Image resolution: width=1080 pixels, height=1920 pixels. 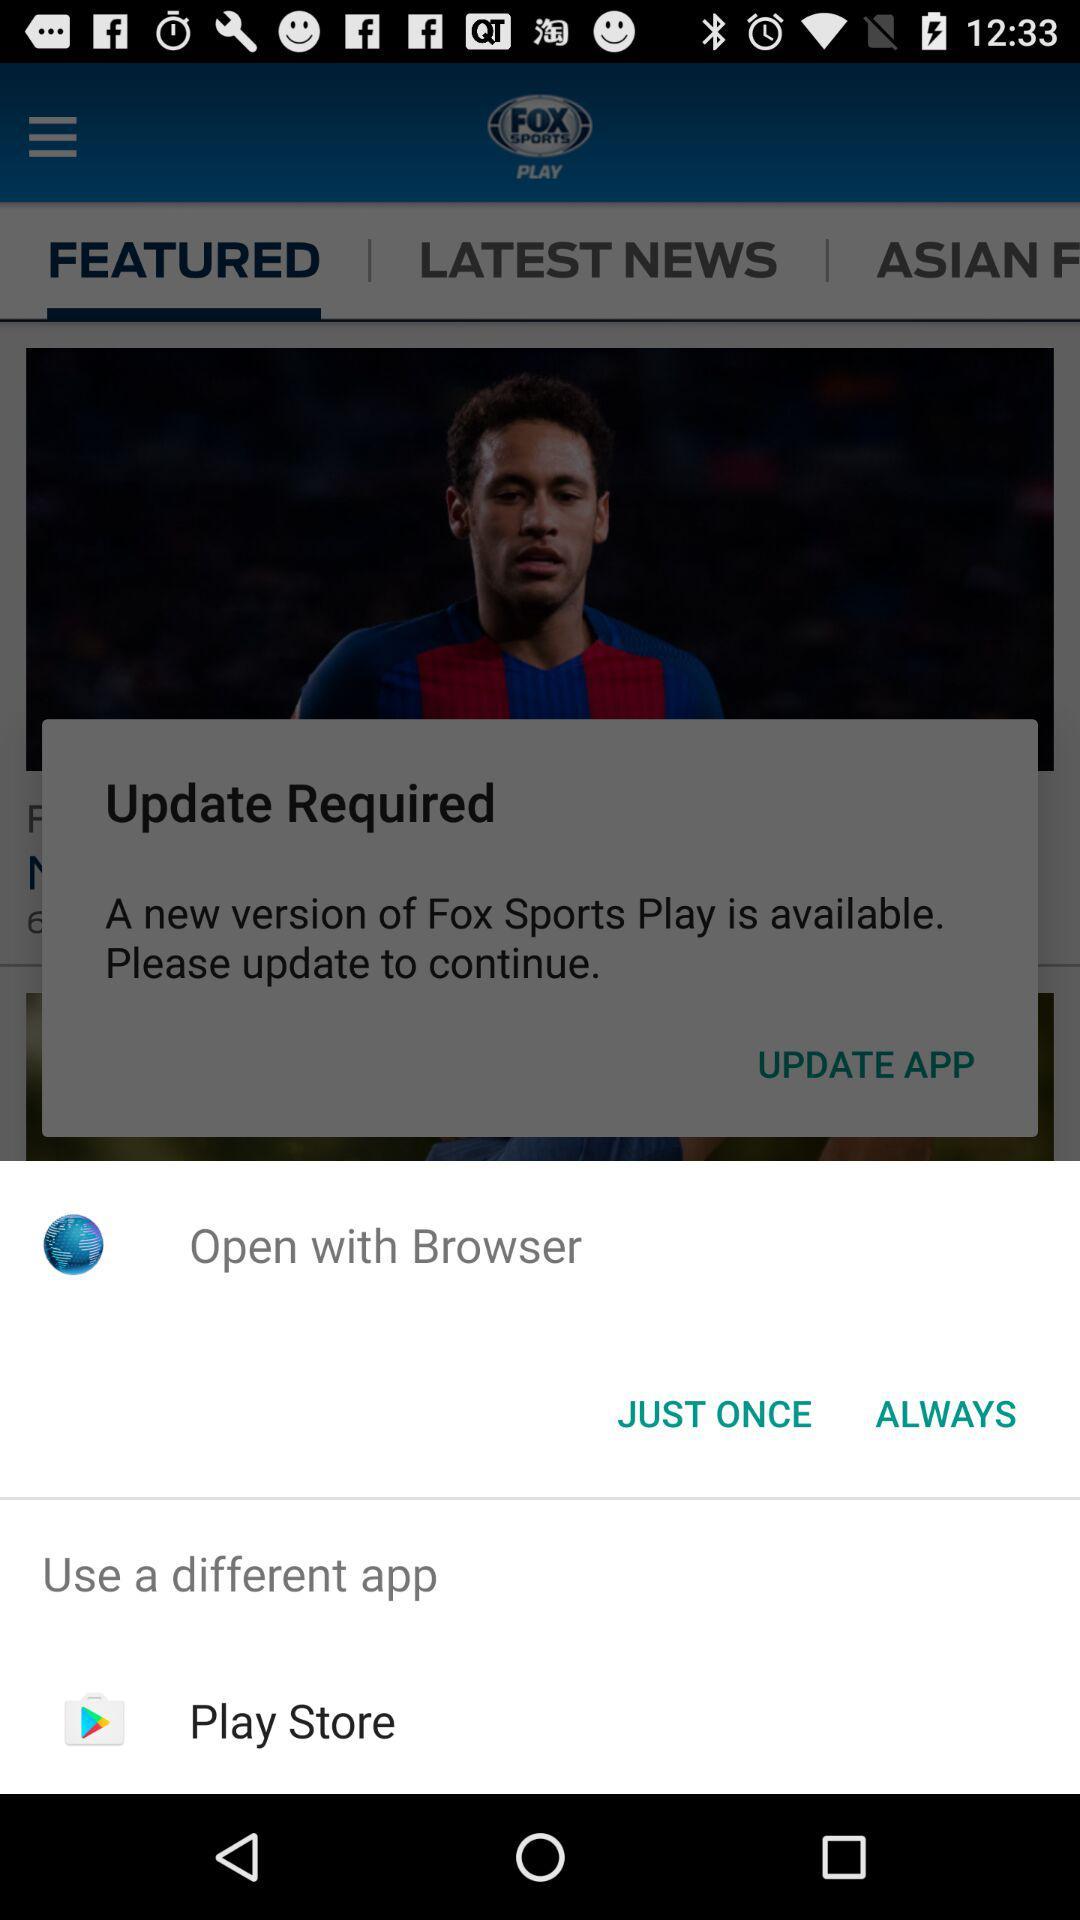 I want to click on always at the bottom right corner, so click(x=945, y=1411).